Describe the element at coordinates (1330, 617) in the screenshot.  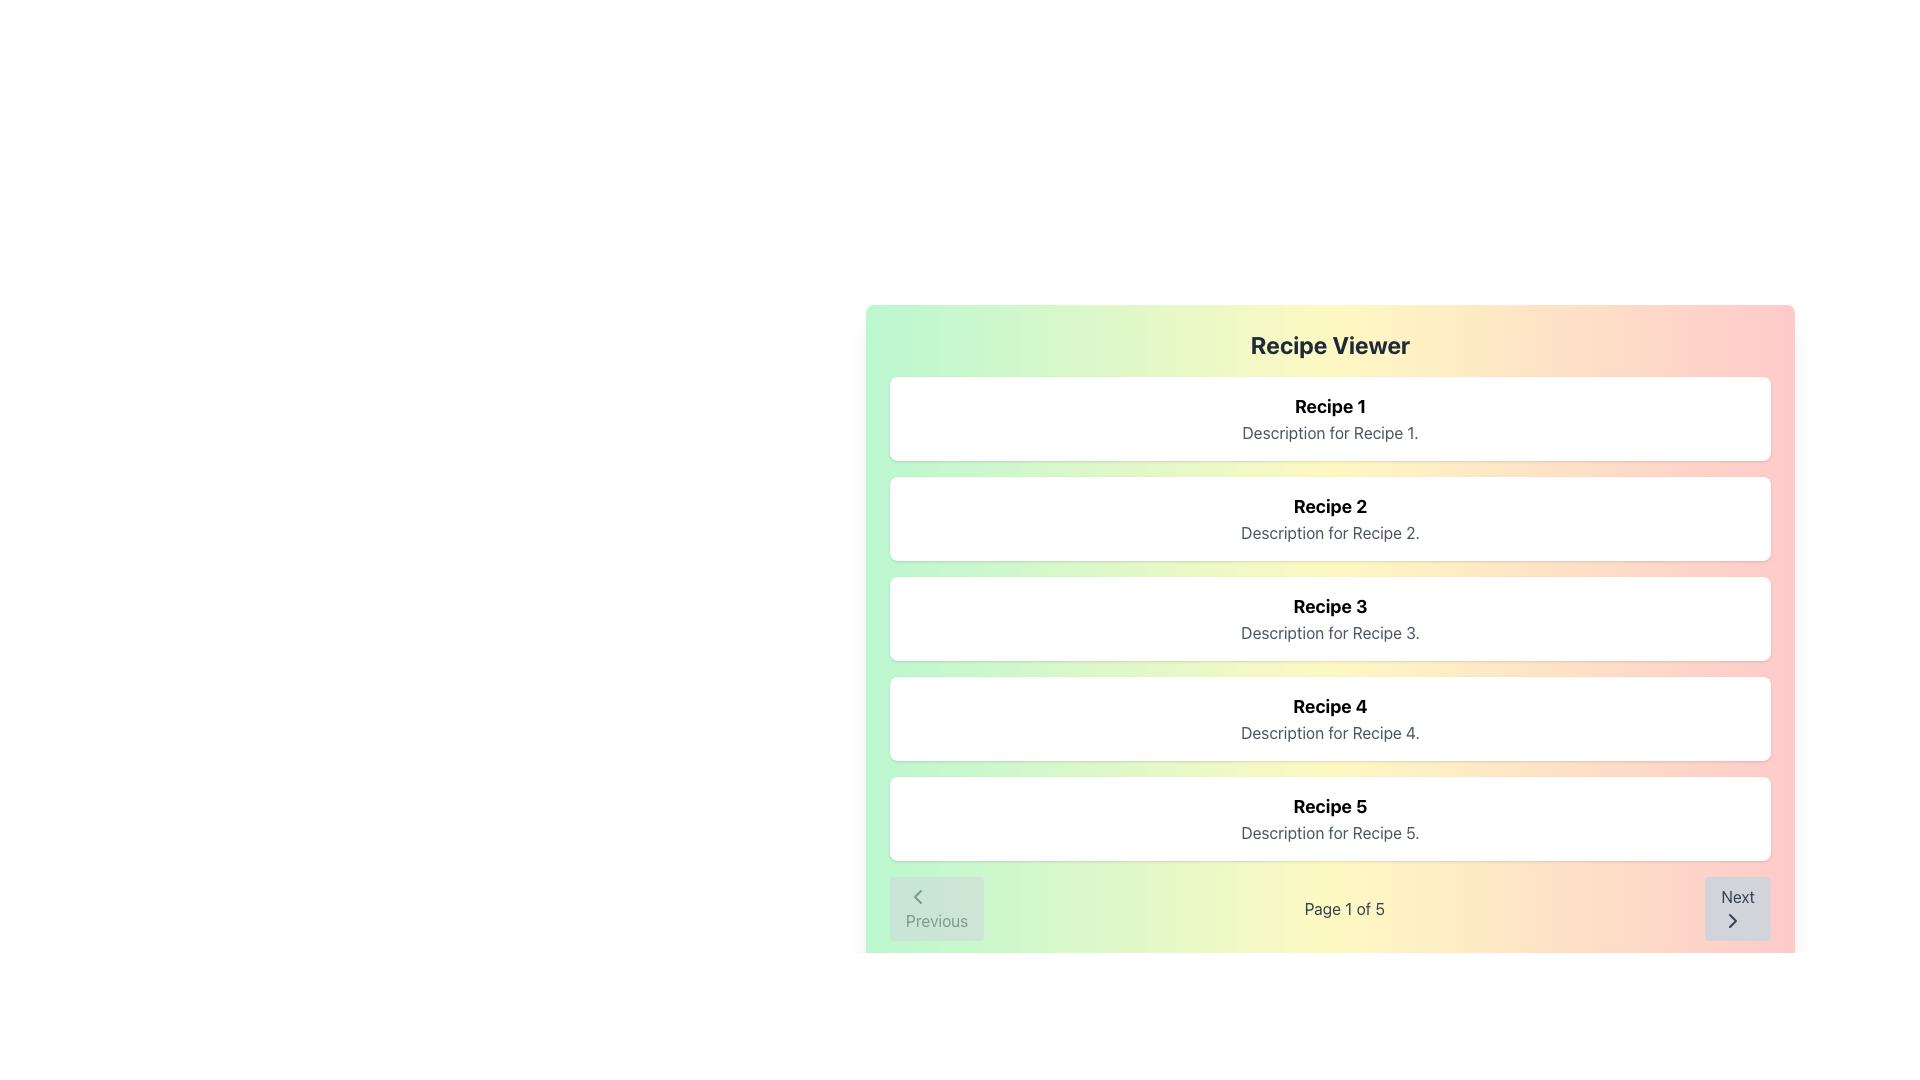
I see `the recipe title in the third list item element that displays a recipe's name and description, located between 'Recipe 2' and 'Recipe 4'` at that location.